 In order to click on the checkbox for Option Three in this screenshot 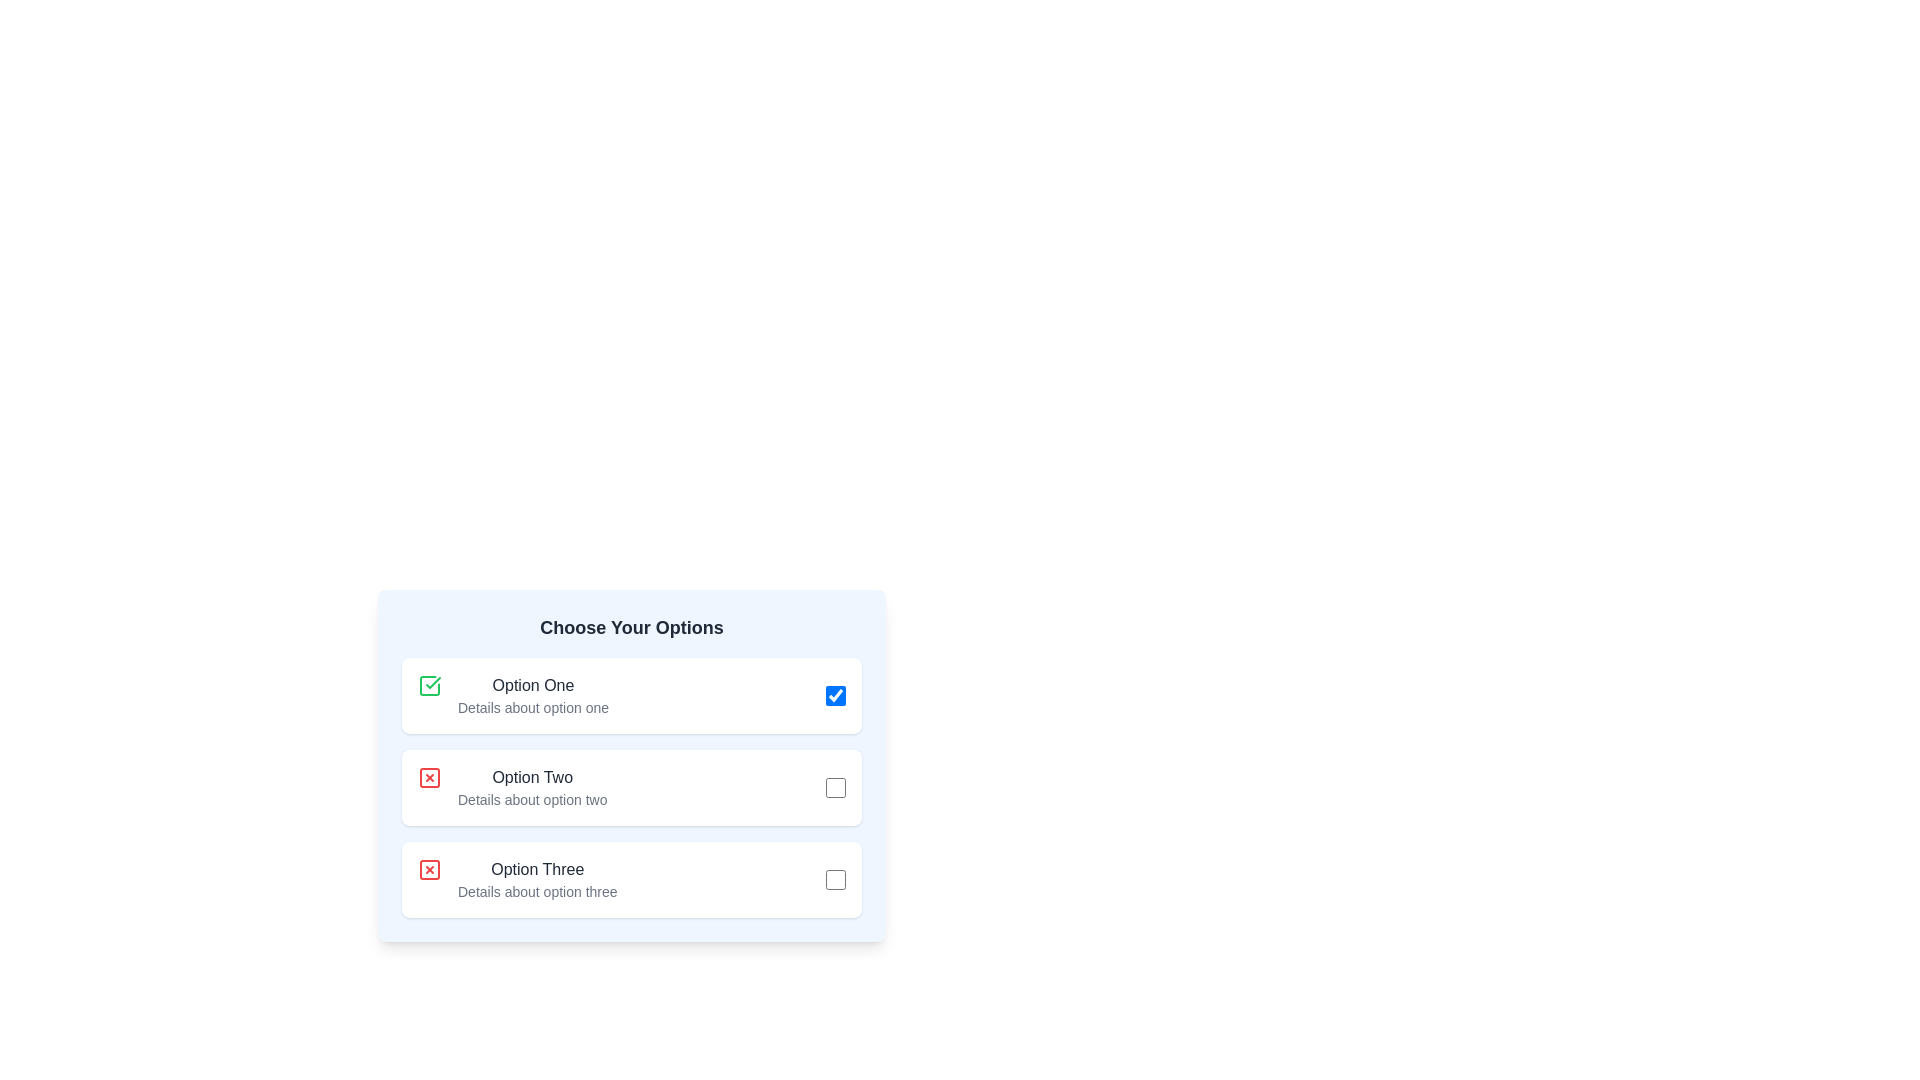, I will do `click(835, 878)`.